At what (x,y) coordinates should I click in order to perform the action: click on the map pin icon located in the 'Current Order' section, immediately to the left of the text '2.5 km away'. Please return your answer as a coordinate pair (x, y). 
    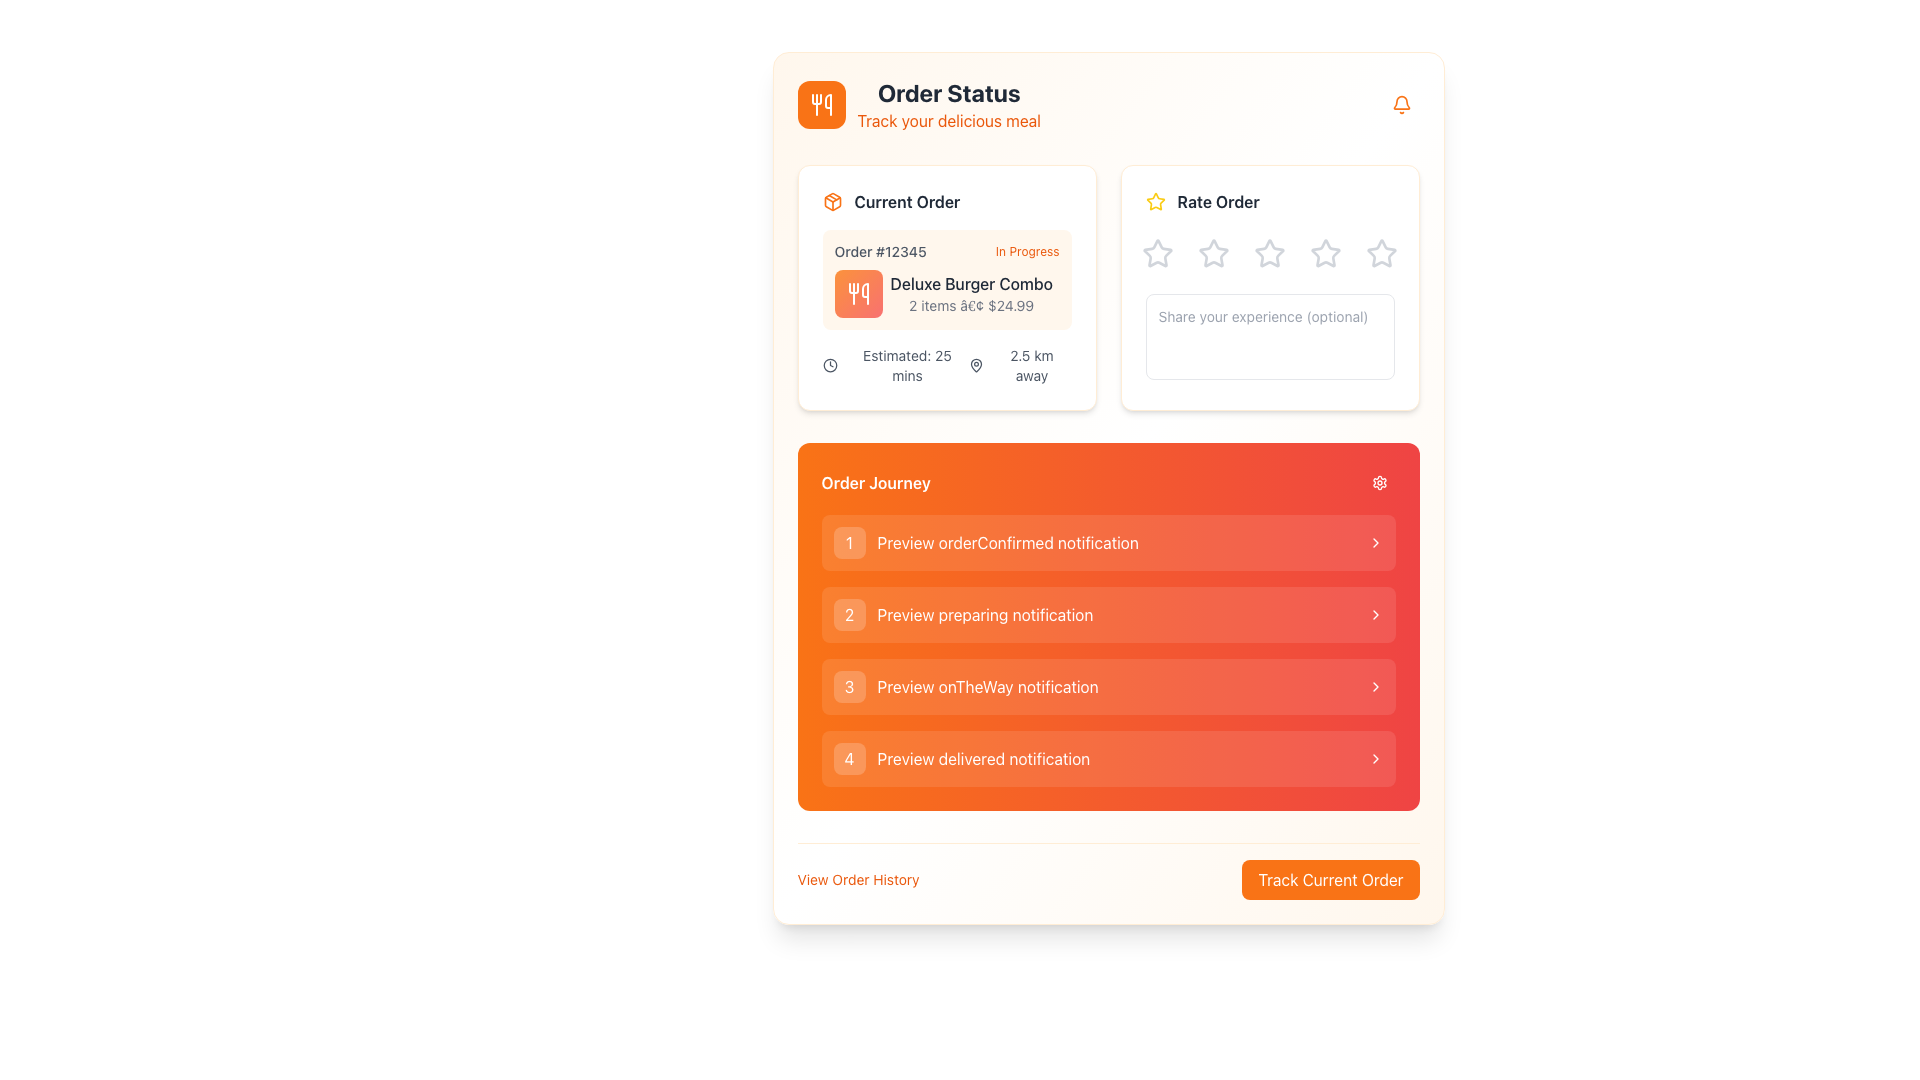
    Looking at the image, I should click on (976, 366).